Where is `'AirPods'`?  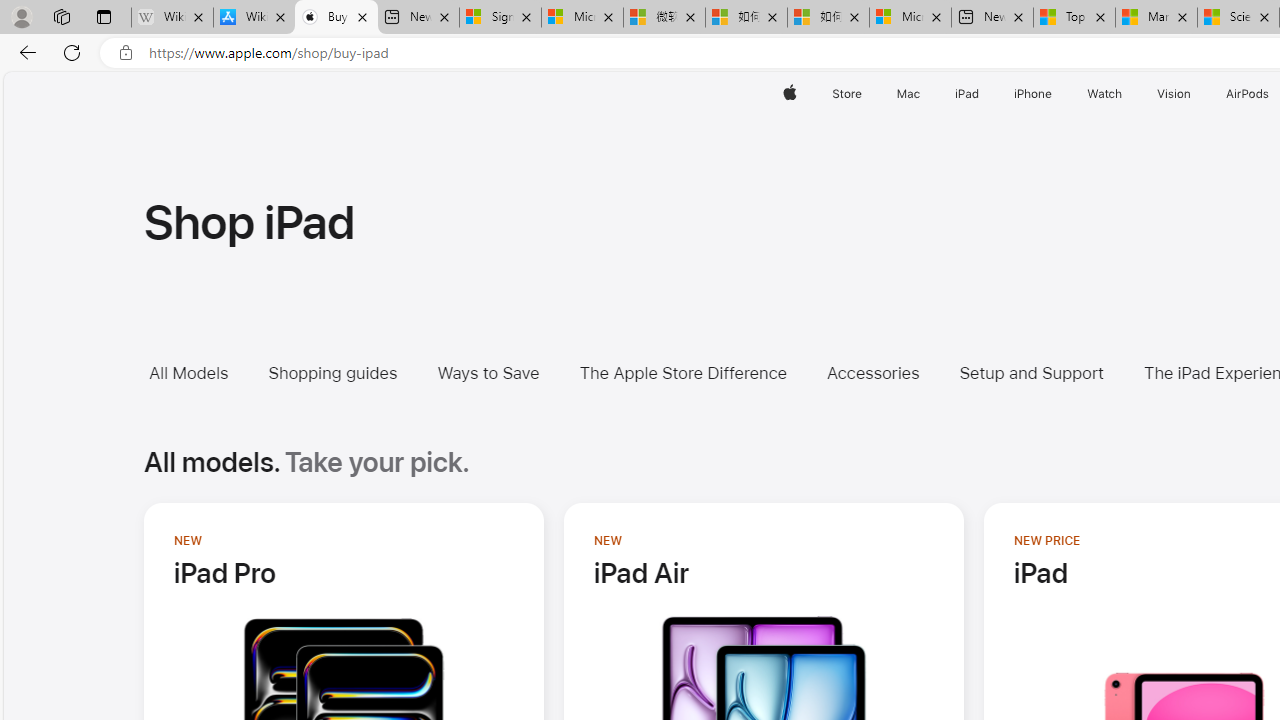
'AirPods' is located at coordinates (1247, 93).